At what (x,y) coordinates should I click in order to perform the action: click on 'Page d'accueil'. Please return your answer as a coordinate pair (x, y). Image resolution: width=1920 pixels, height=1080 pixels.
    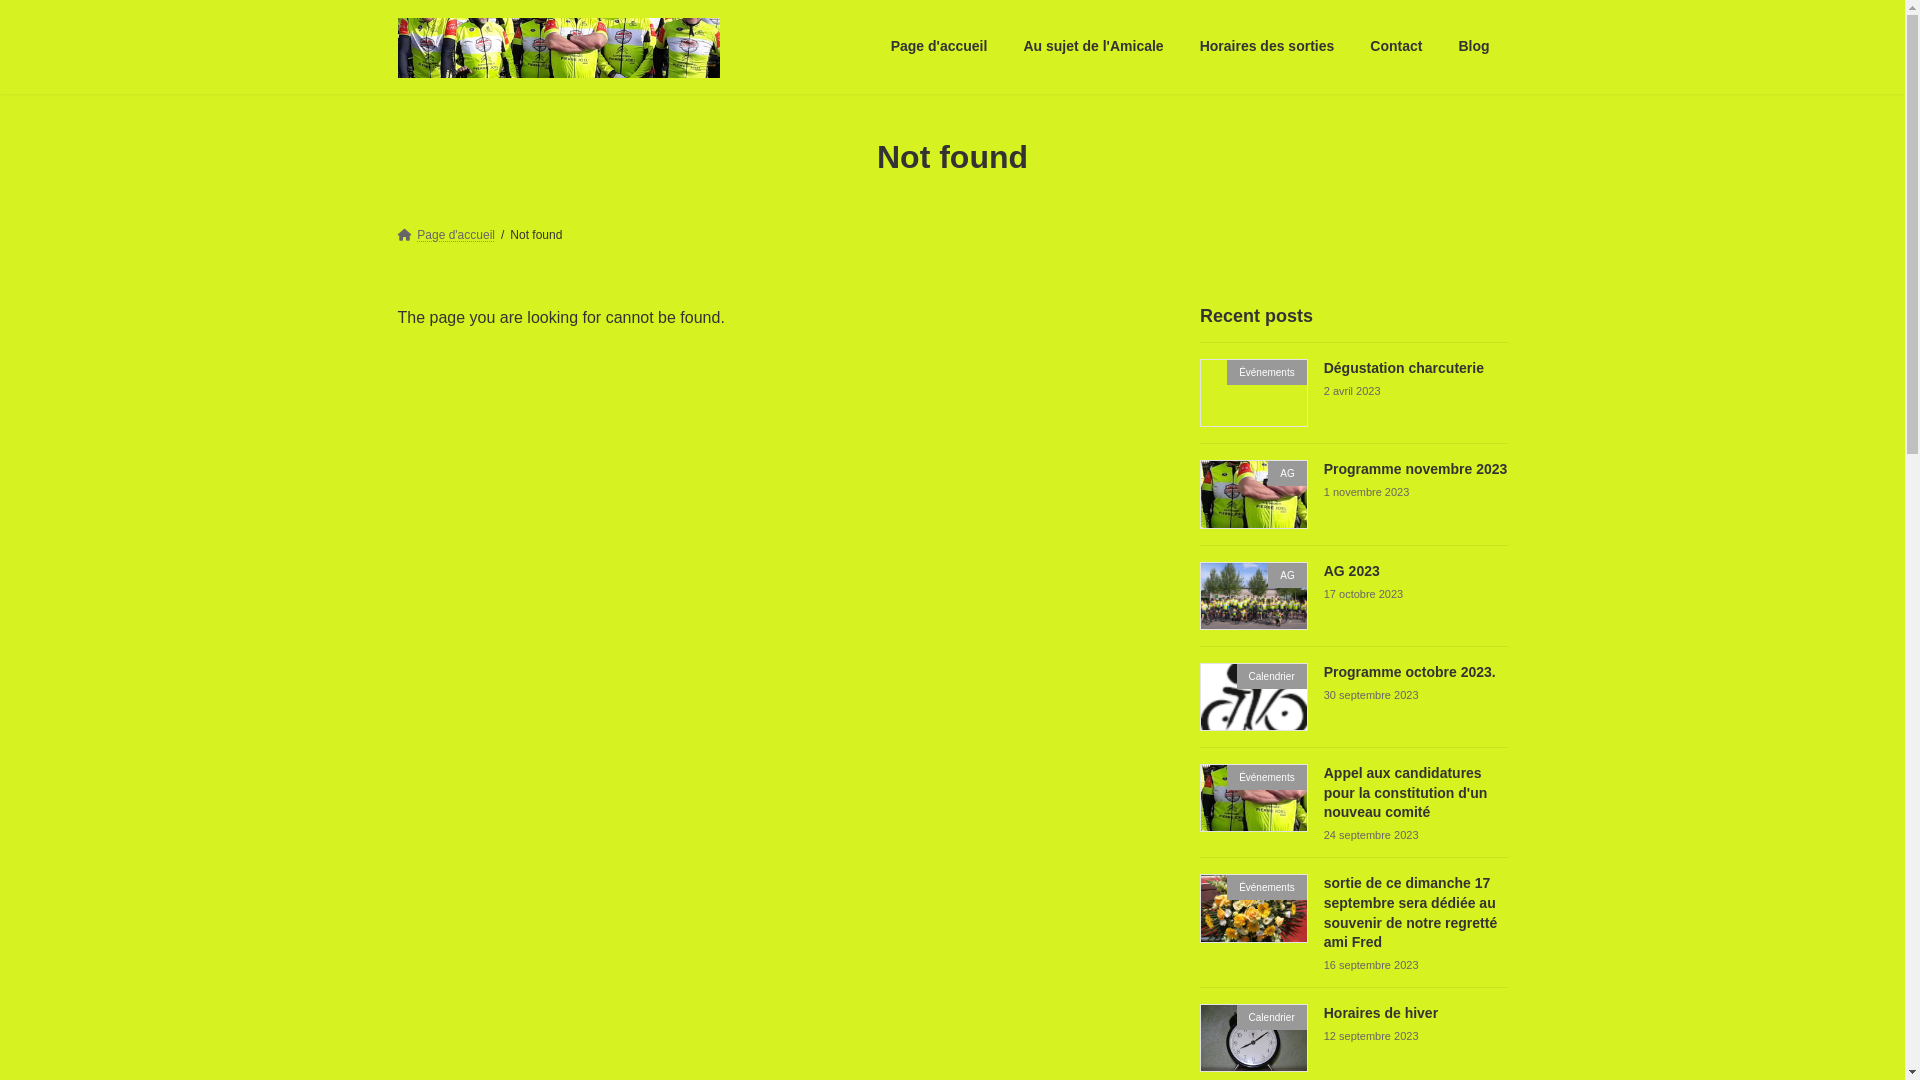
    Looking at the image, I should click on (938, 45).